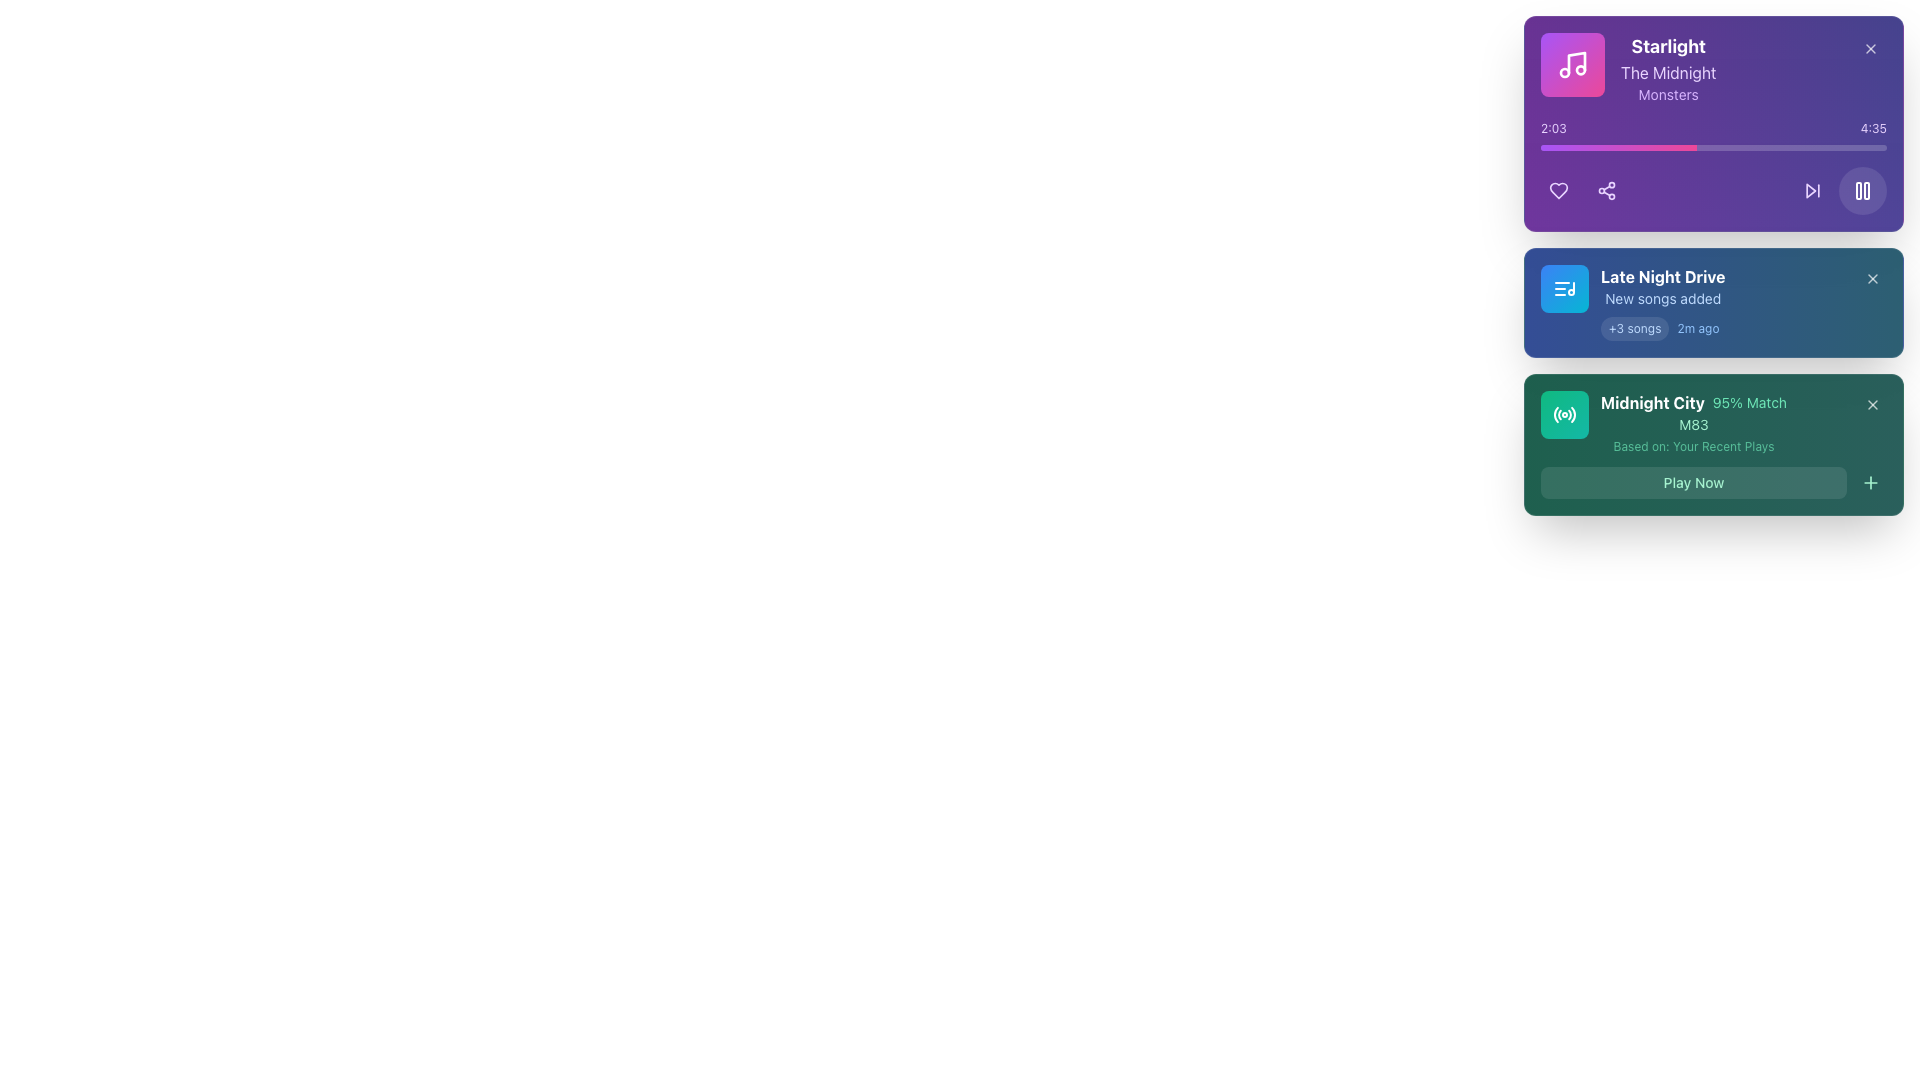  Describe the element at coordinates (1558, 191) in the screenshot. I see `the purple heart outline button indicating a 'like' action located in the bottom-left corner of the first card` at that location.